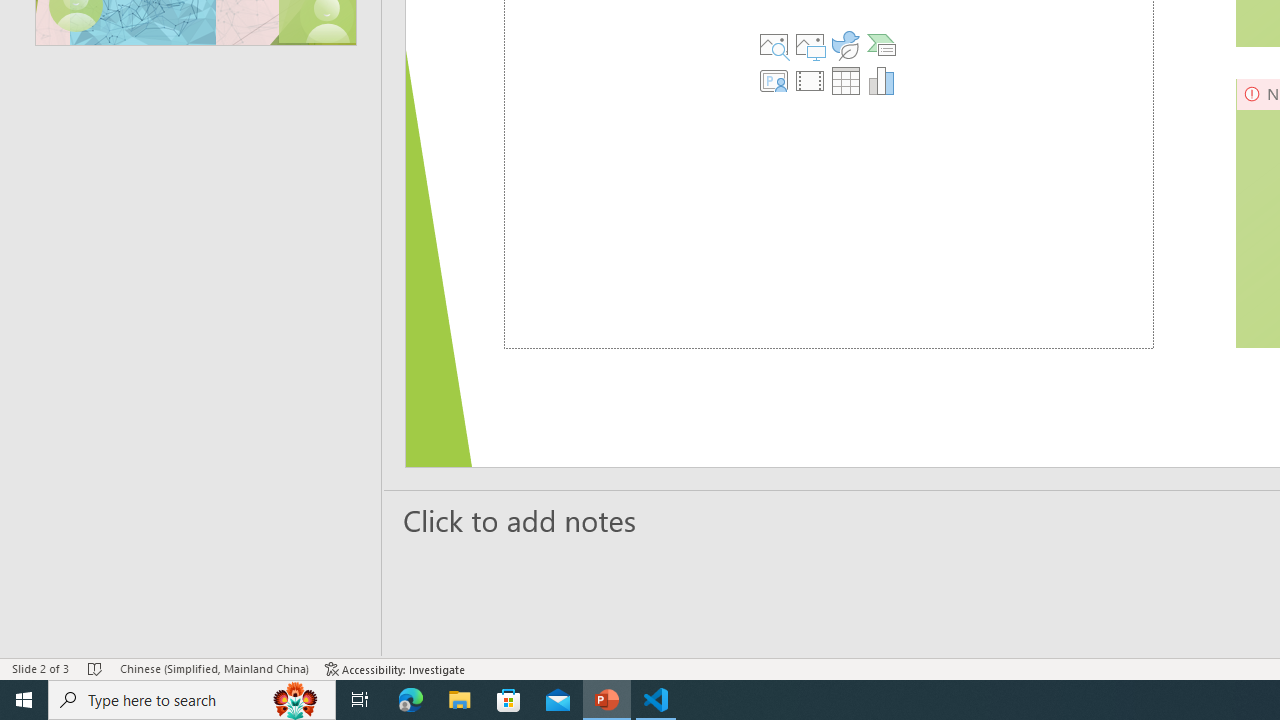 This screenshot has height=720, width=1280. Describe the element at coordinates (772, 45) in the screenshot. I see `'Stock Images'` at that location.